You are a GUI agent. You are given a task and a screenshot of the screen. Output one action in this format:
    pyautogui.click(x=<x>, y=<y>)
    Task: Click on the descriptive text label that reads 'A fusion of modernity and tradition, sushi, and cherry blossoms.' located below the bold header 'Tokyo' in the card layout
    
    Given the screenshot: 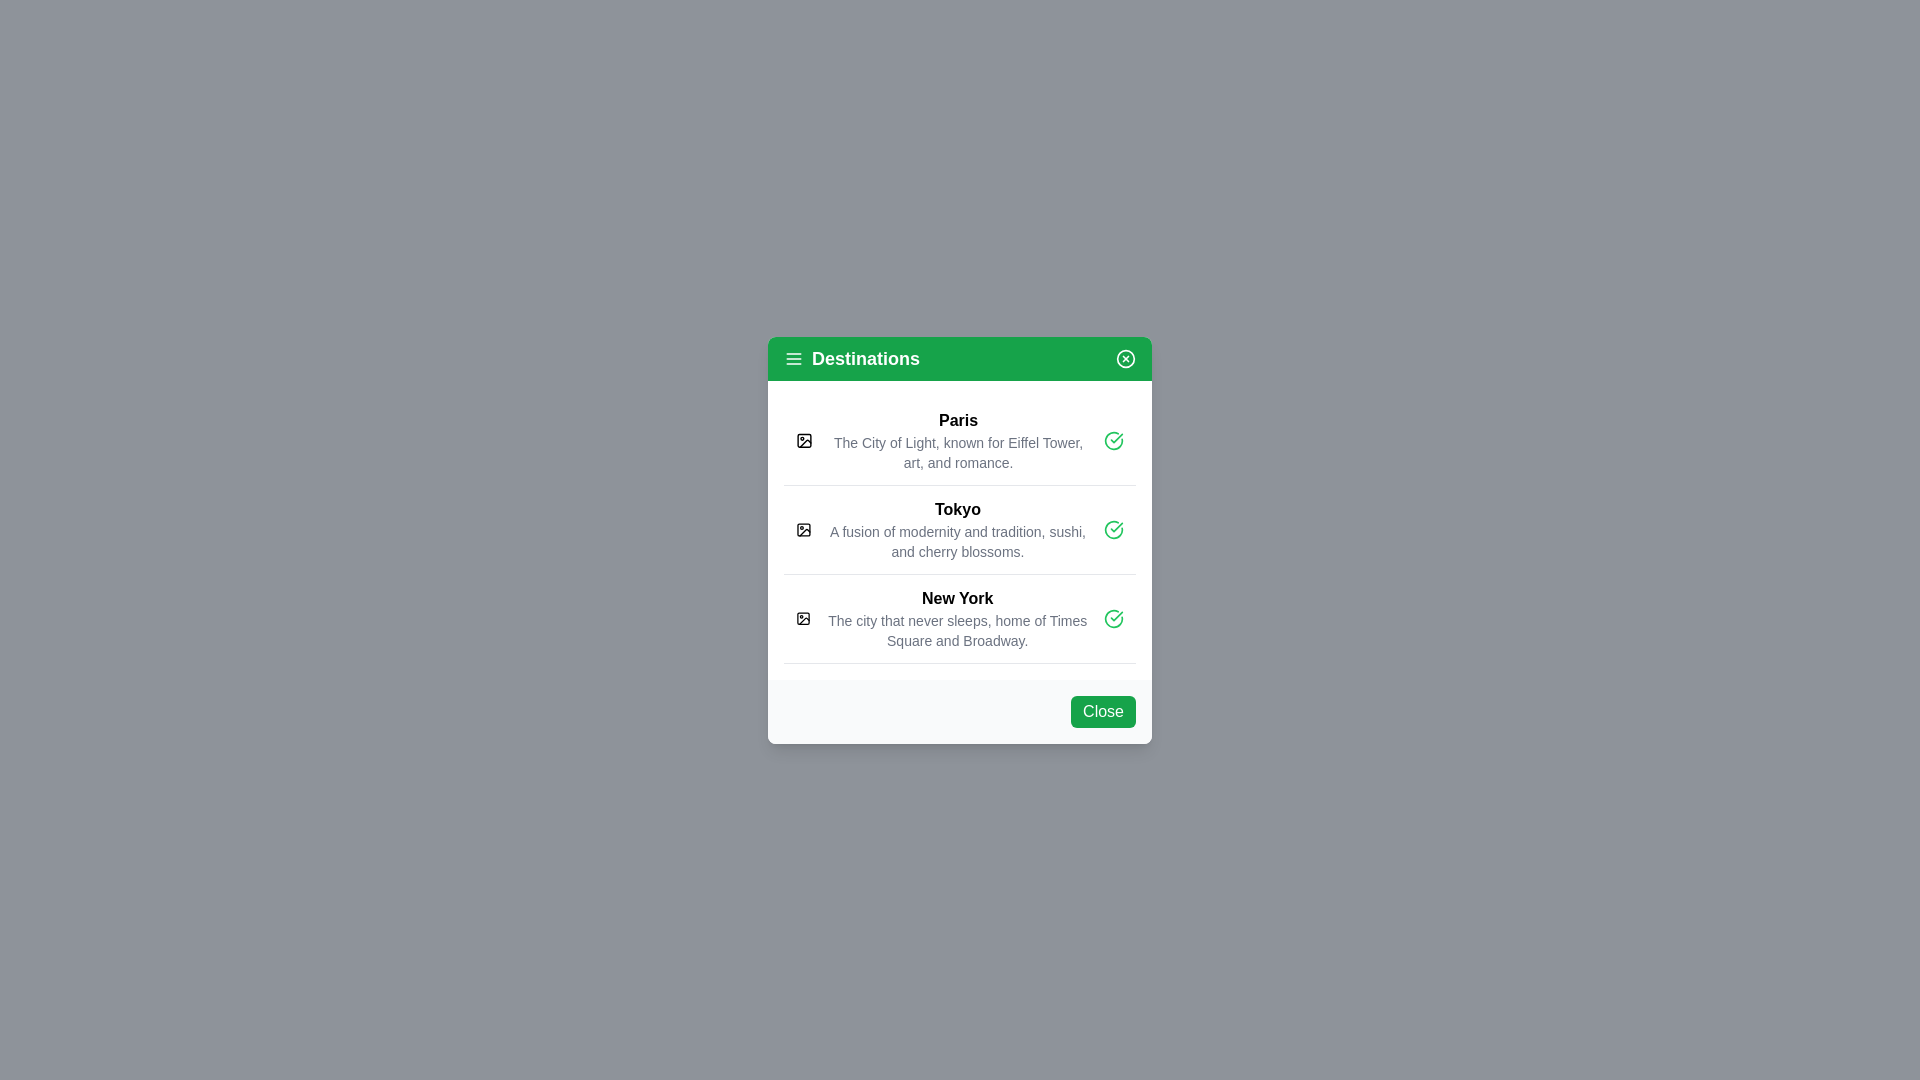 What is the action you would take?
    pyautogui.click(x=956, y=541)
    